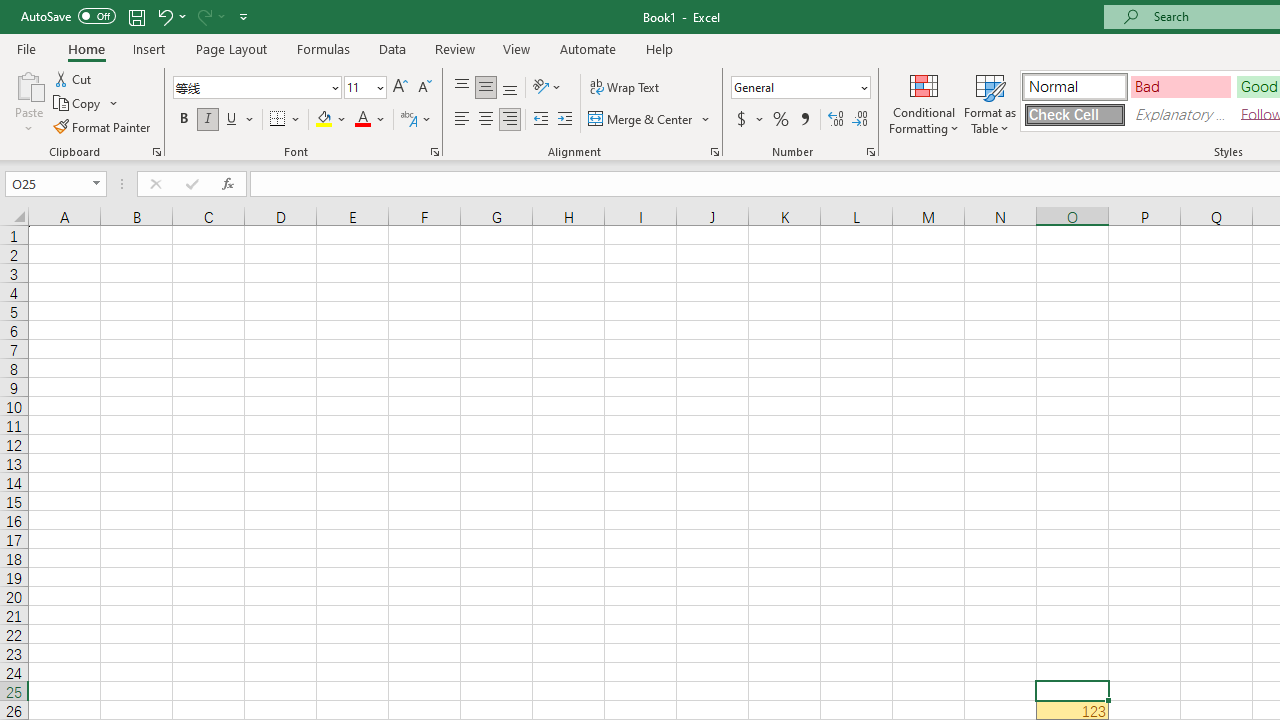 The image size is (1280, 720). I want to click on 'Accounting Number Format', so click(740, 119).